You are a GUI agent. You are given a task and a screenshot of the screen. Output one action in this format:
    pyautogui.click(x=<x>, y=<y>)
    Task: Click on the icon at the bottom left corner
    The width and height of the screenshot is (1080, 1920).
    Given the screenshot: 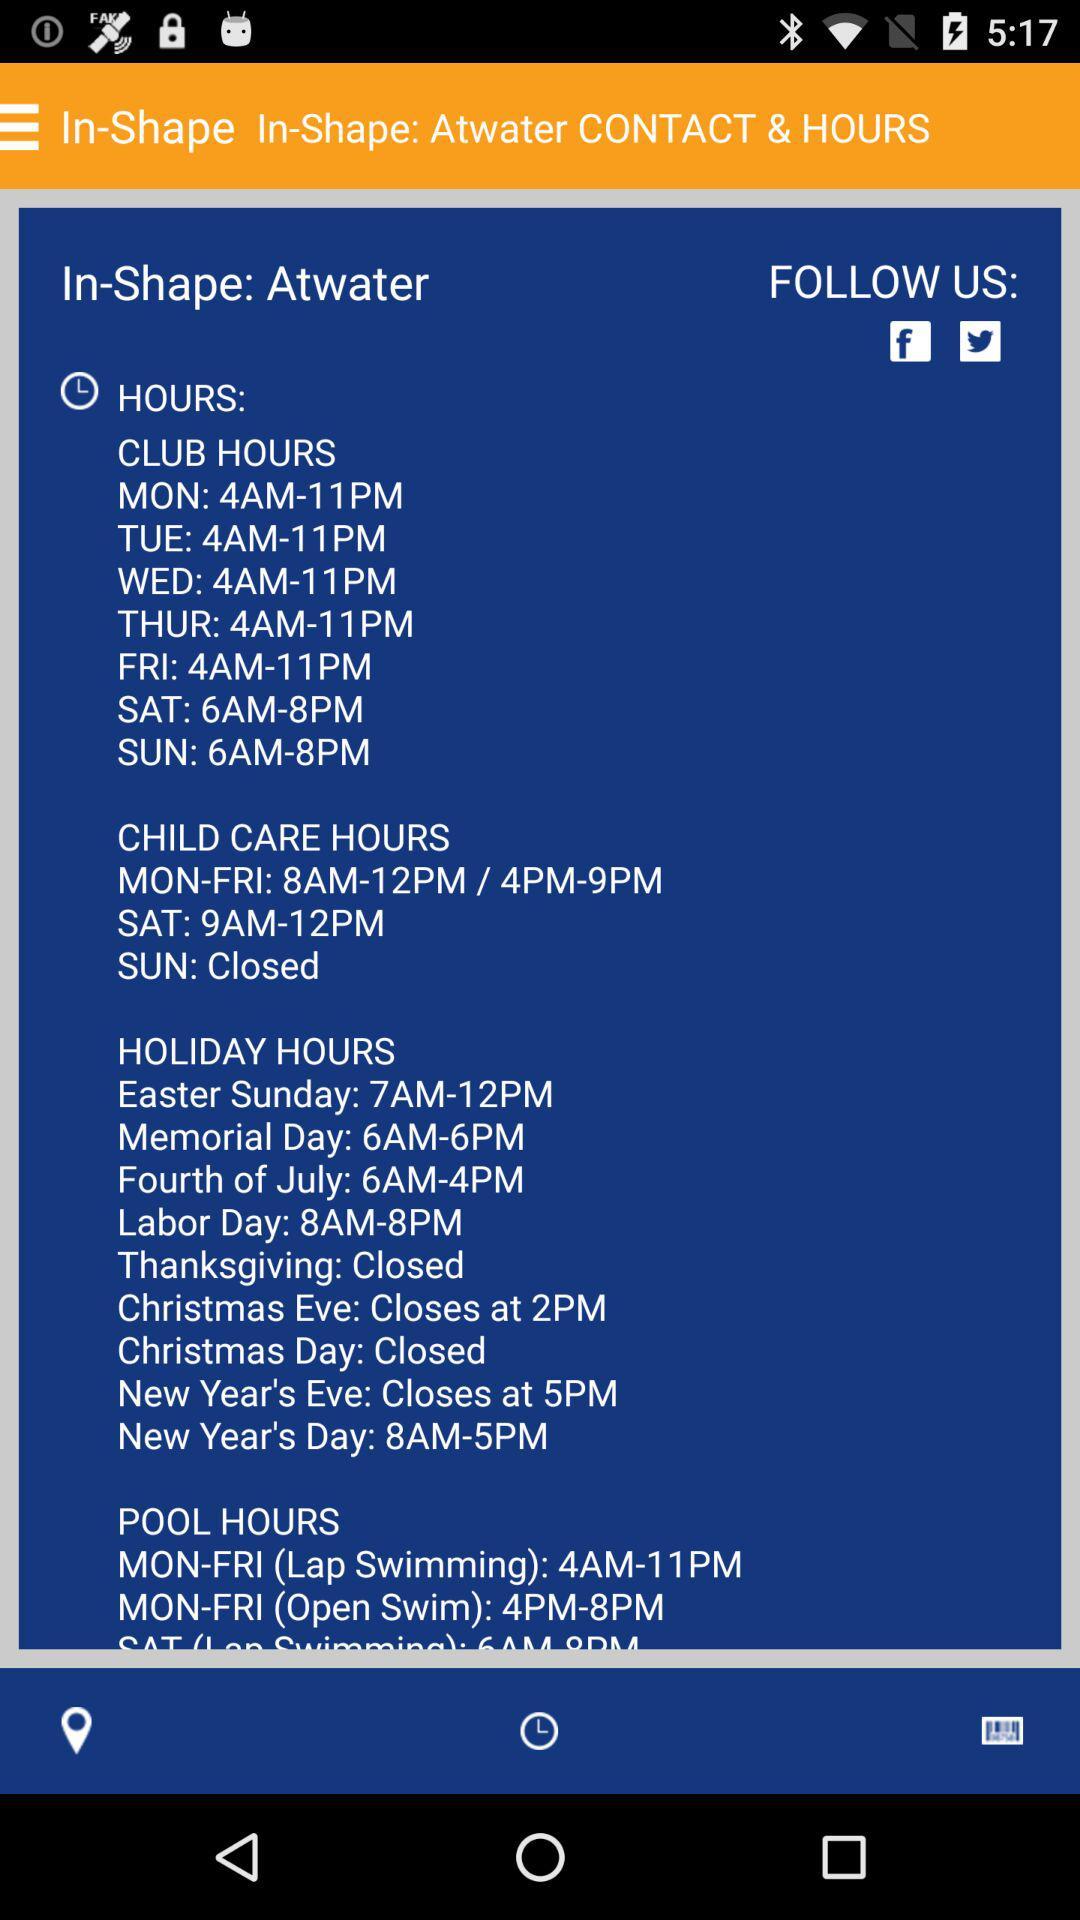 What is the action you would take?
    pyautogui.click(x=75, y=1730)
    